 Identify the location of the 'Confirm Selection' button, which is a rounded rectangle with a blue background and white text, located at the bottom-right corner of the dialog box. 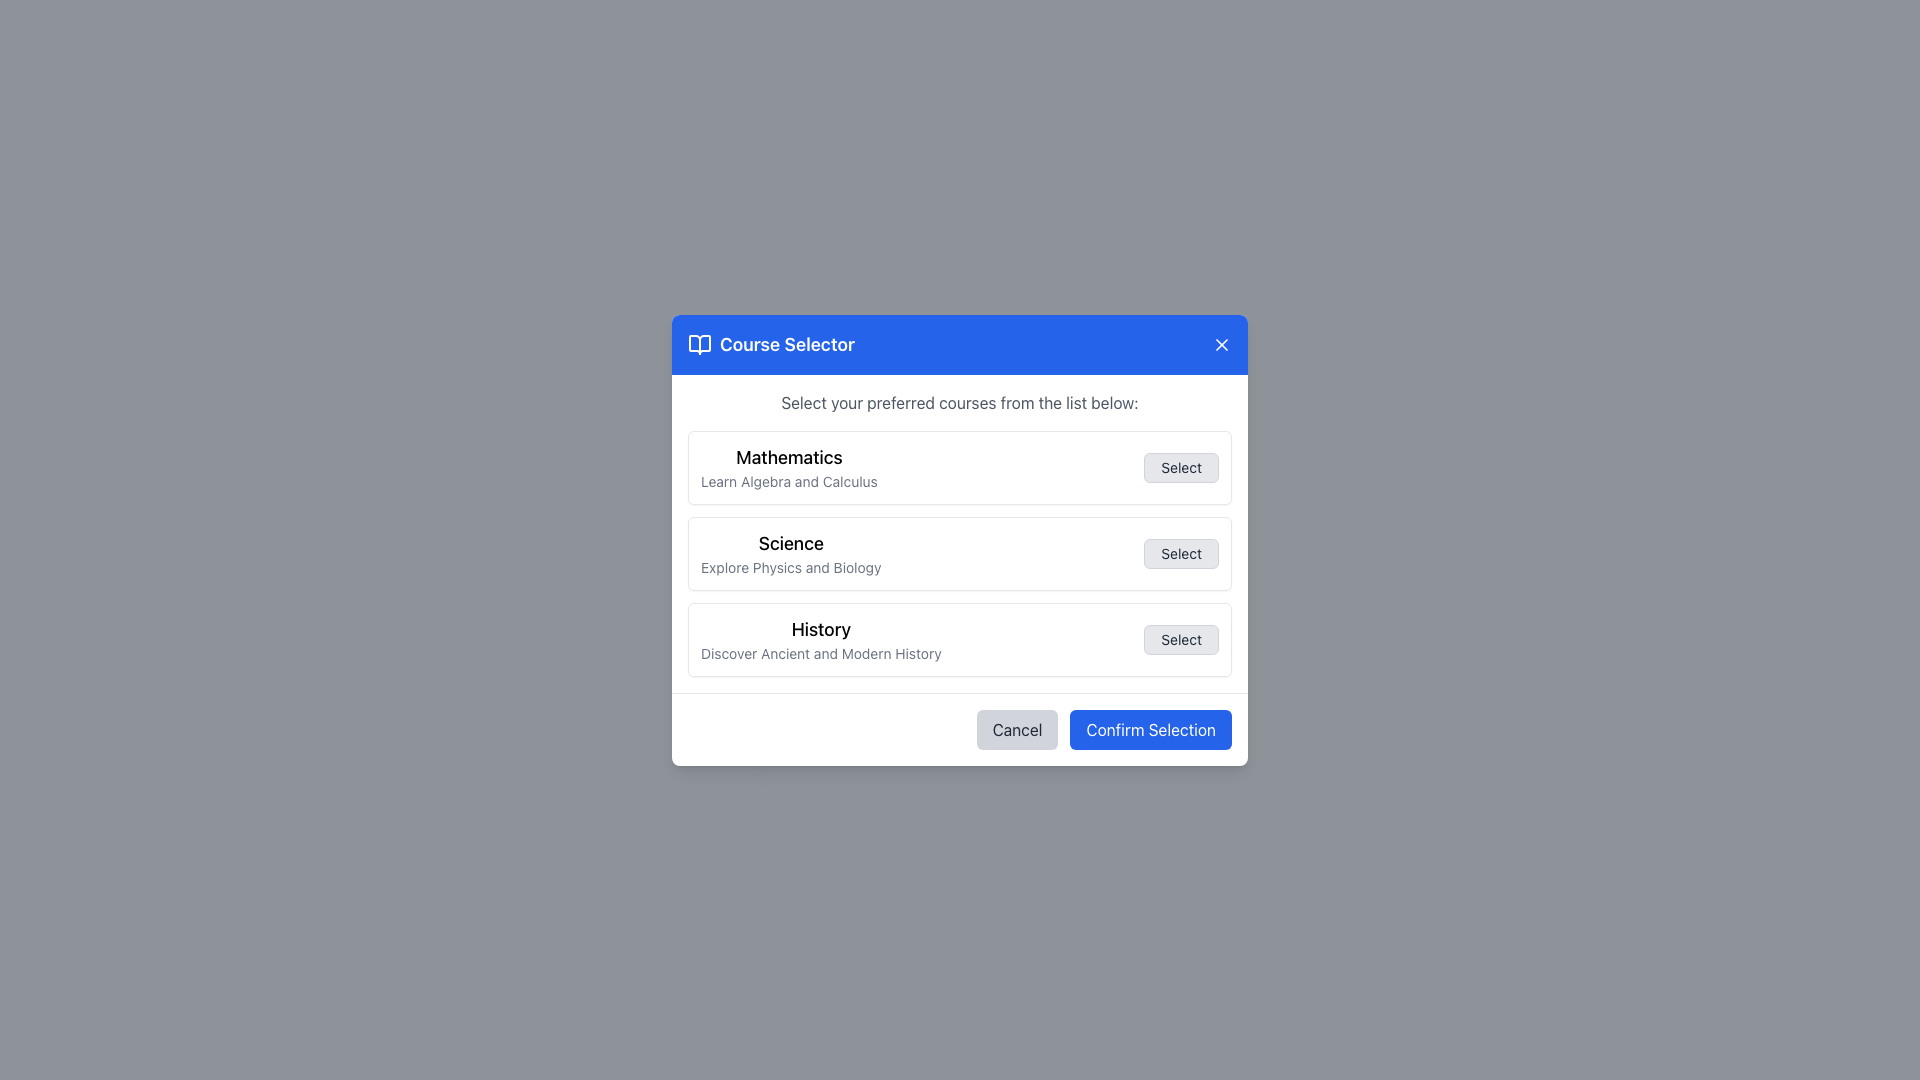
(1151, 729).